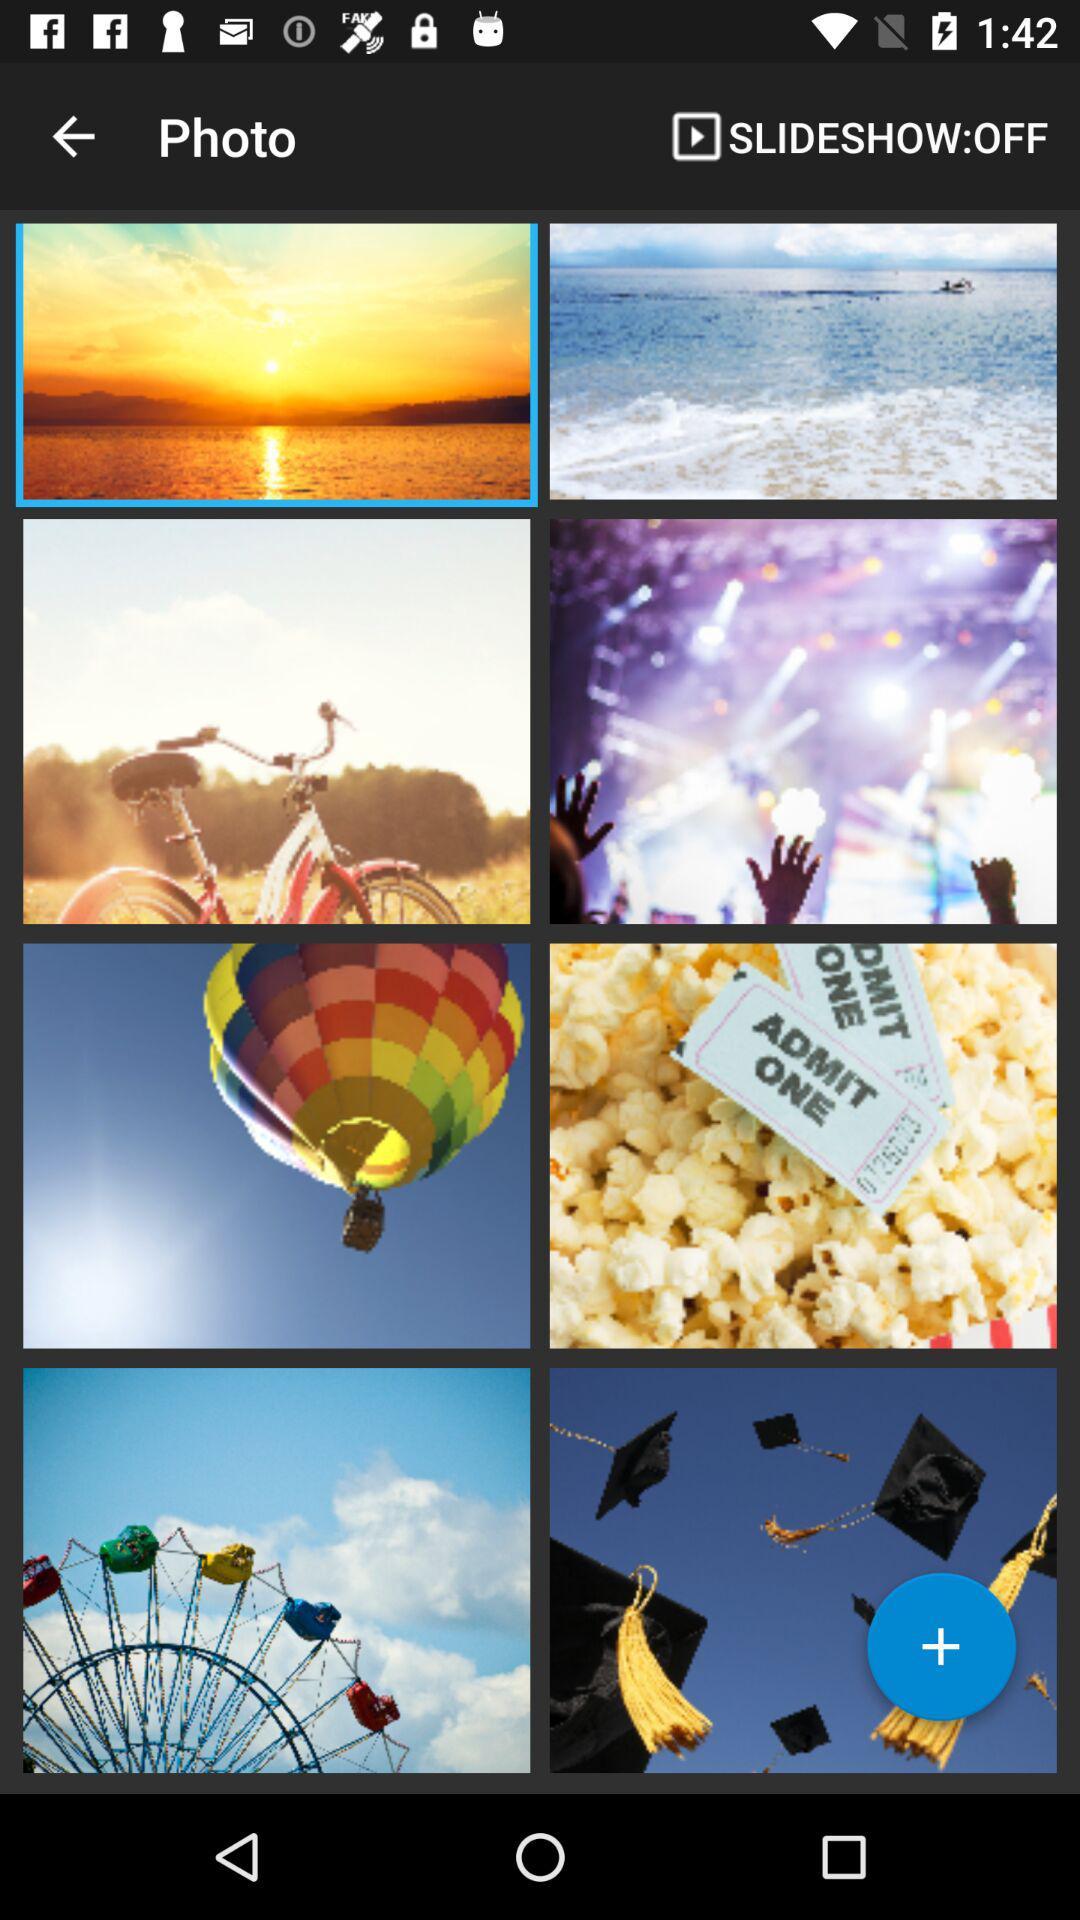  What do you see at coordinates (276, 364) in the screenshot?
I see `the picture` at bounding box center [276, 364].